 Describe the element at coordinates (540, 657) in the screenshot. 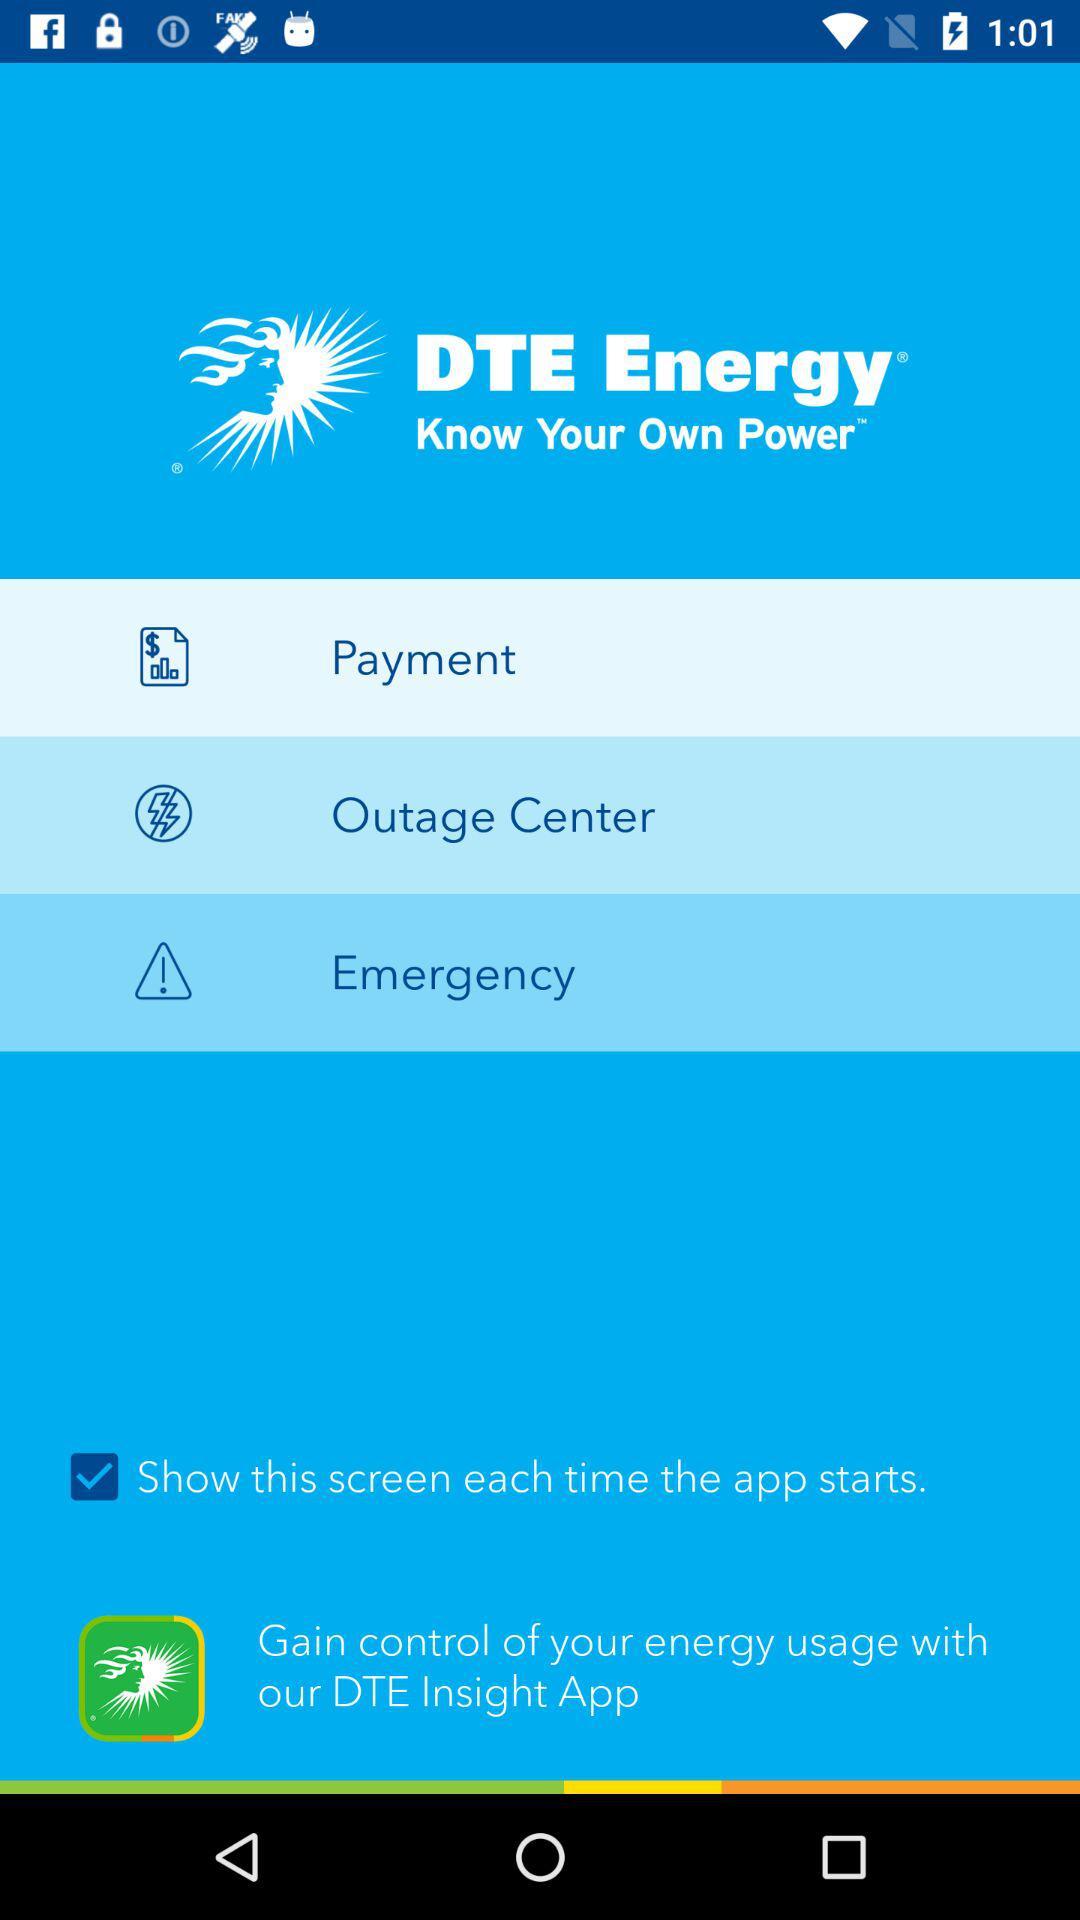

I see `payment` at that location.